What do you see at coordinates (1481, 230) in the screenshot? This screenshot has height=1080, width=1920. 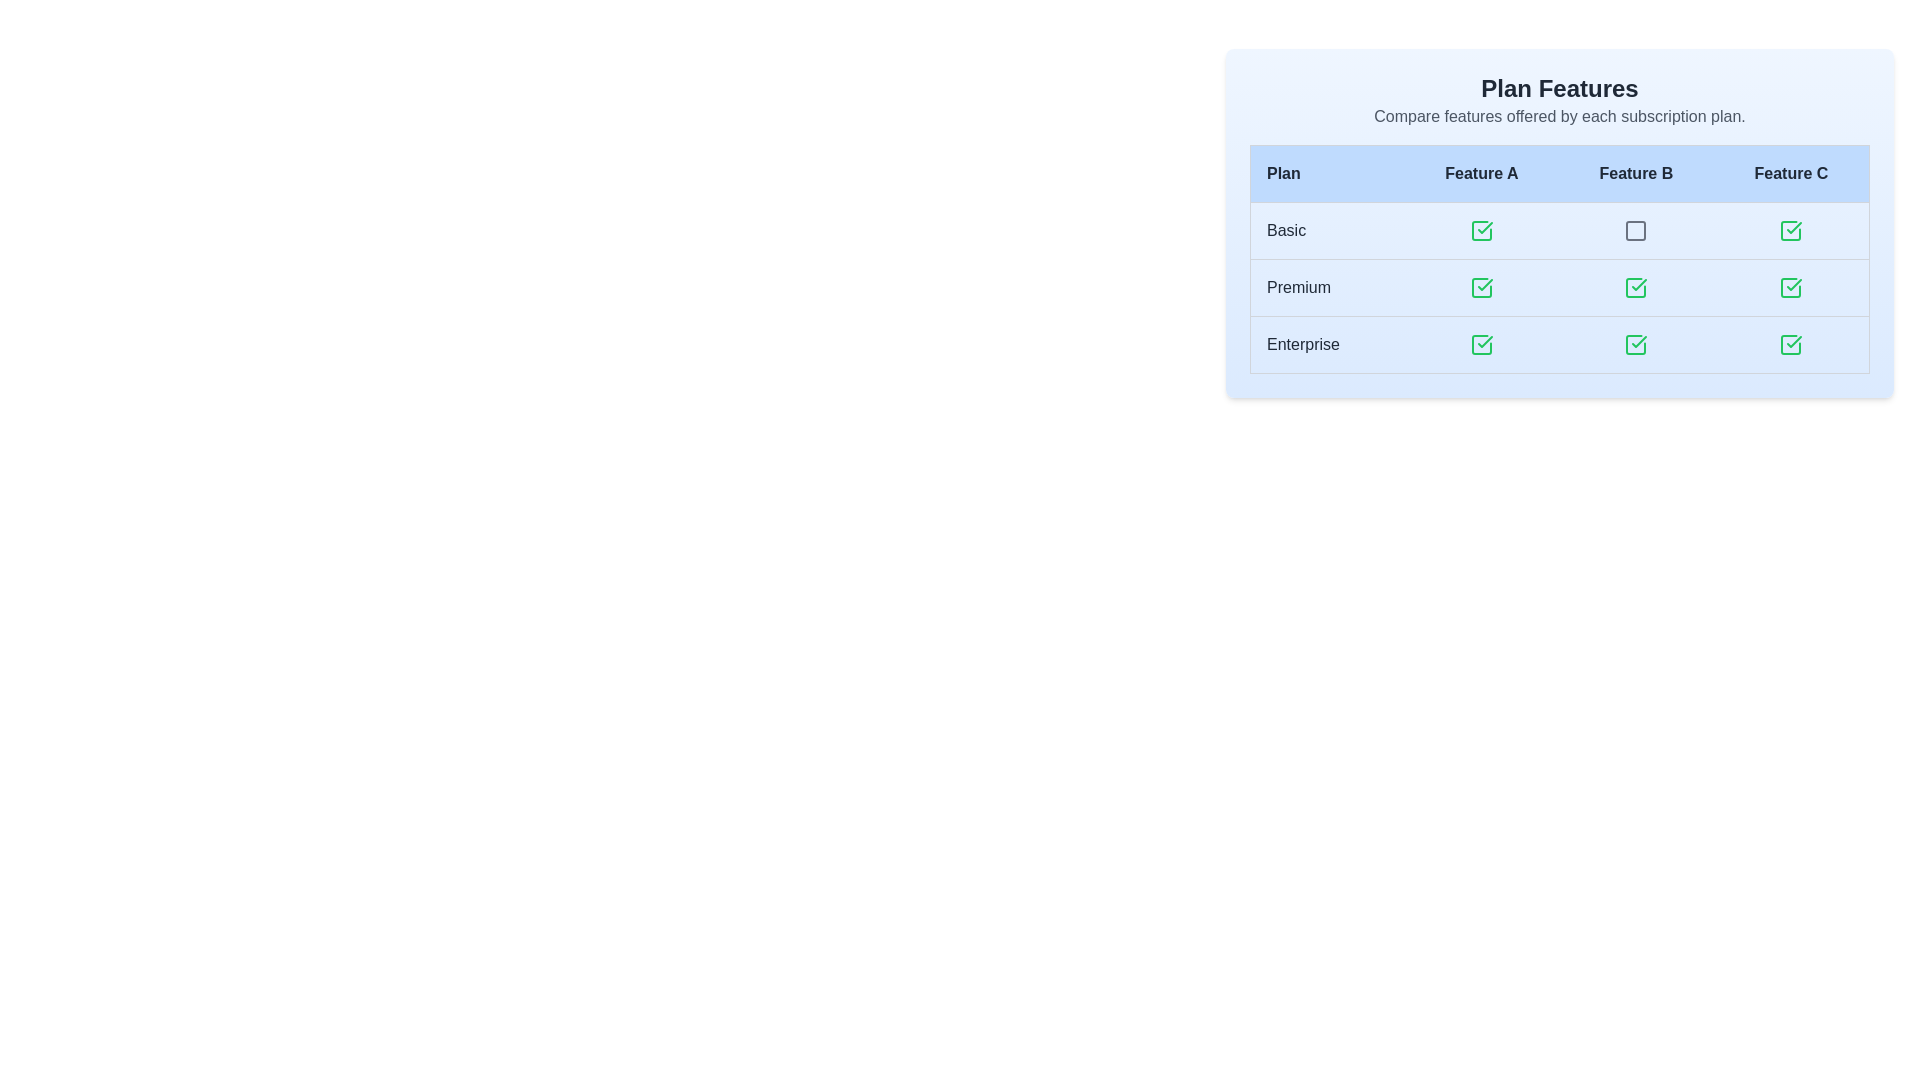 I see `green check mark icon in the 'Feature A' column of the table, which indicates the availability of this feature for the 'Basic' plan` at bounding box center [1481, 230].